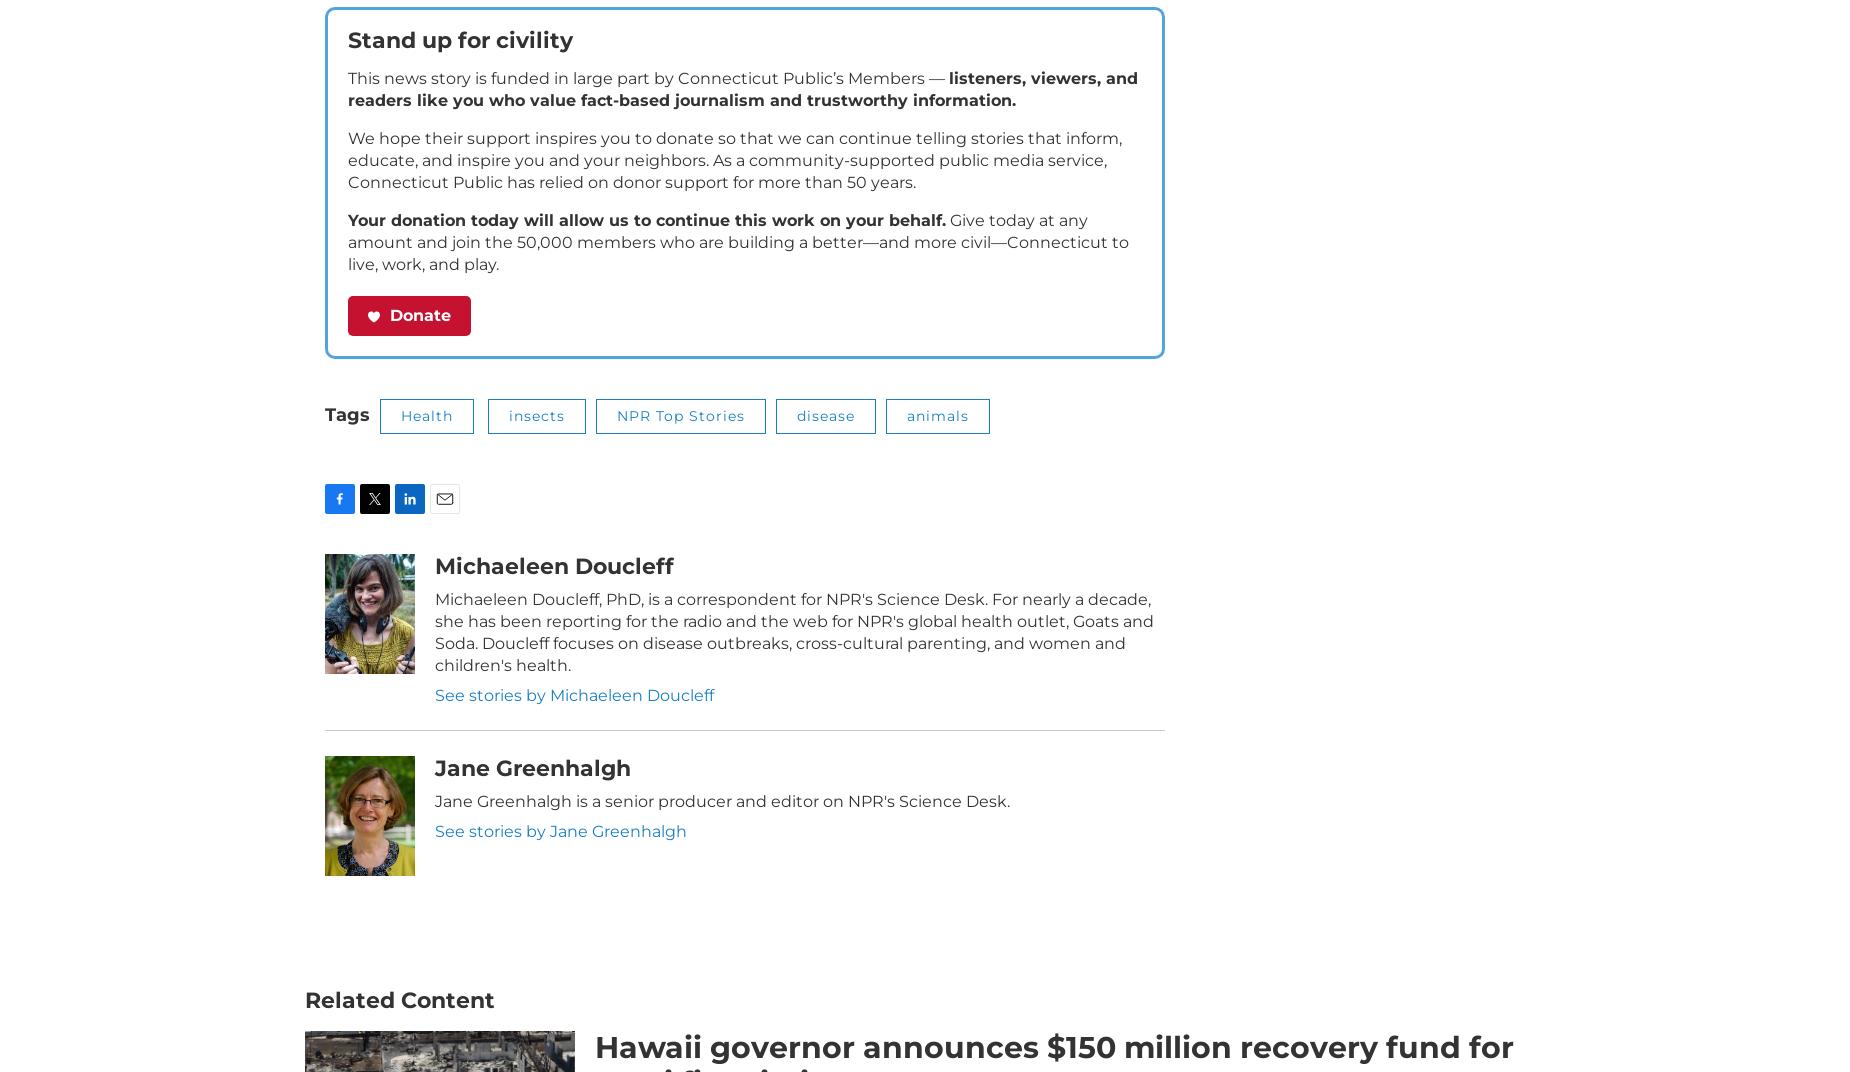 The width and height of the screenshot is (1850, 1072). I want to click on 'Michaeleen Doucleff, PhD, is a correspondent for NPR's Science Desk. For nearly a decade, she has been reporting for the radio and the web for NPR's global health outlet, Goats and Soda. Doucleff focuses on disease outbreaks, cross-cultural parenting, and women and children's health.', so click(433, 661).